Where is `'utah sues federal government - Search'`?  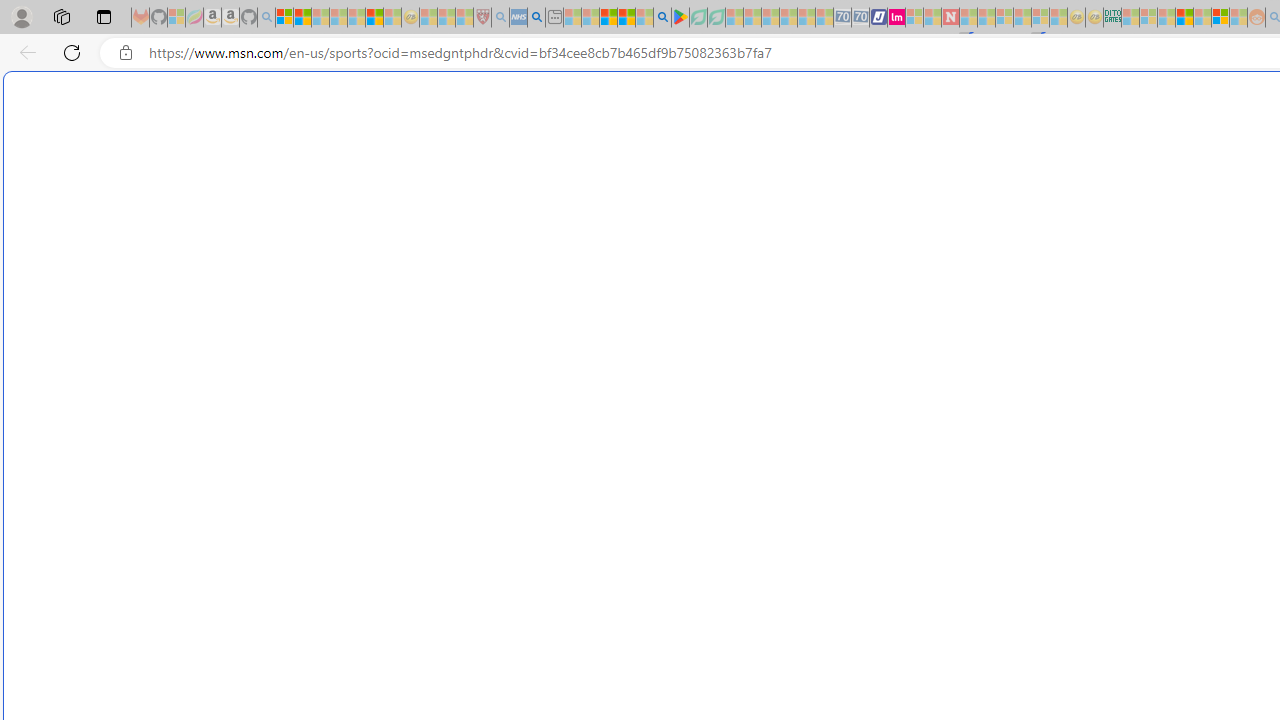
'utah sues federal government - Search' is located at coordinates (536, 17).